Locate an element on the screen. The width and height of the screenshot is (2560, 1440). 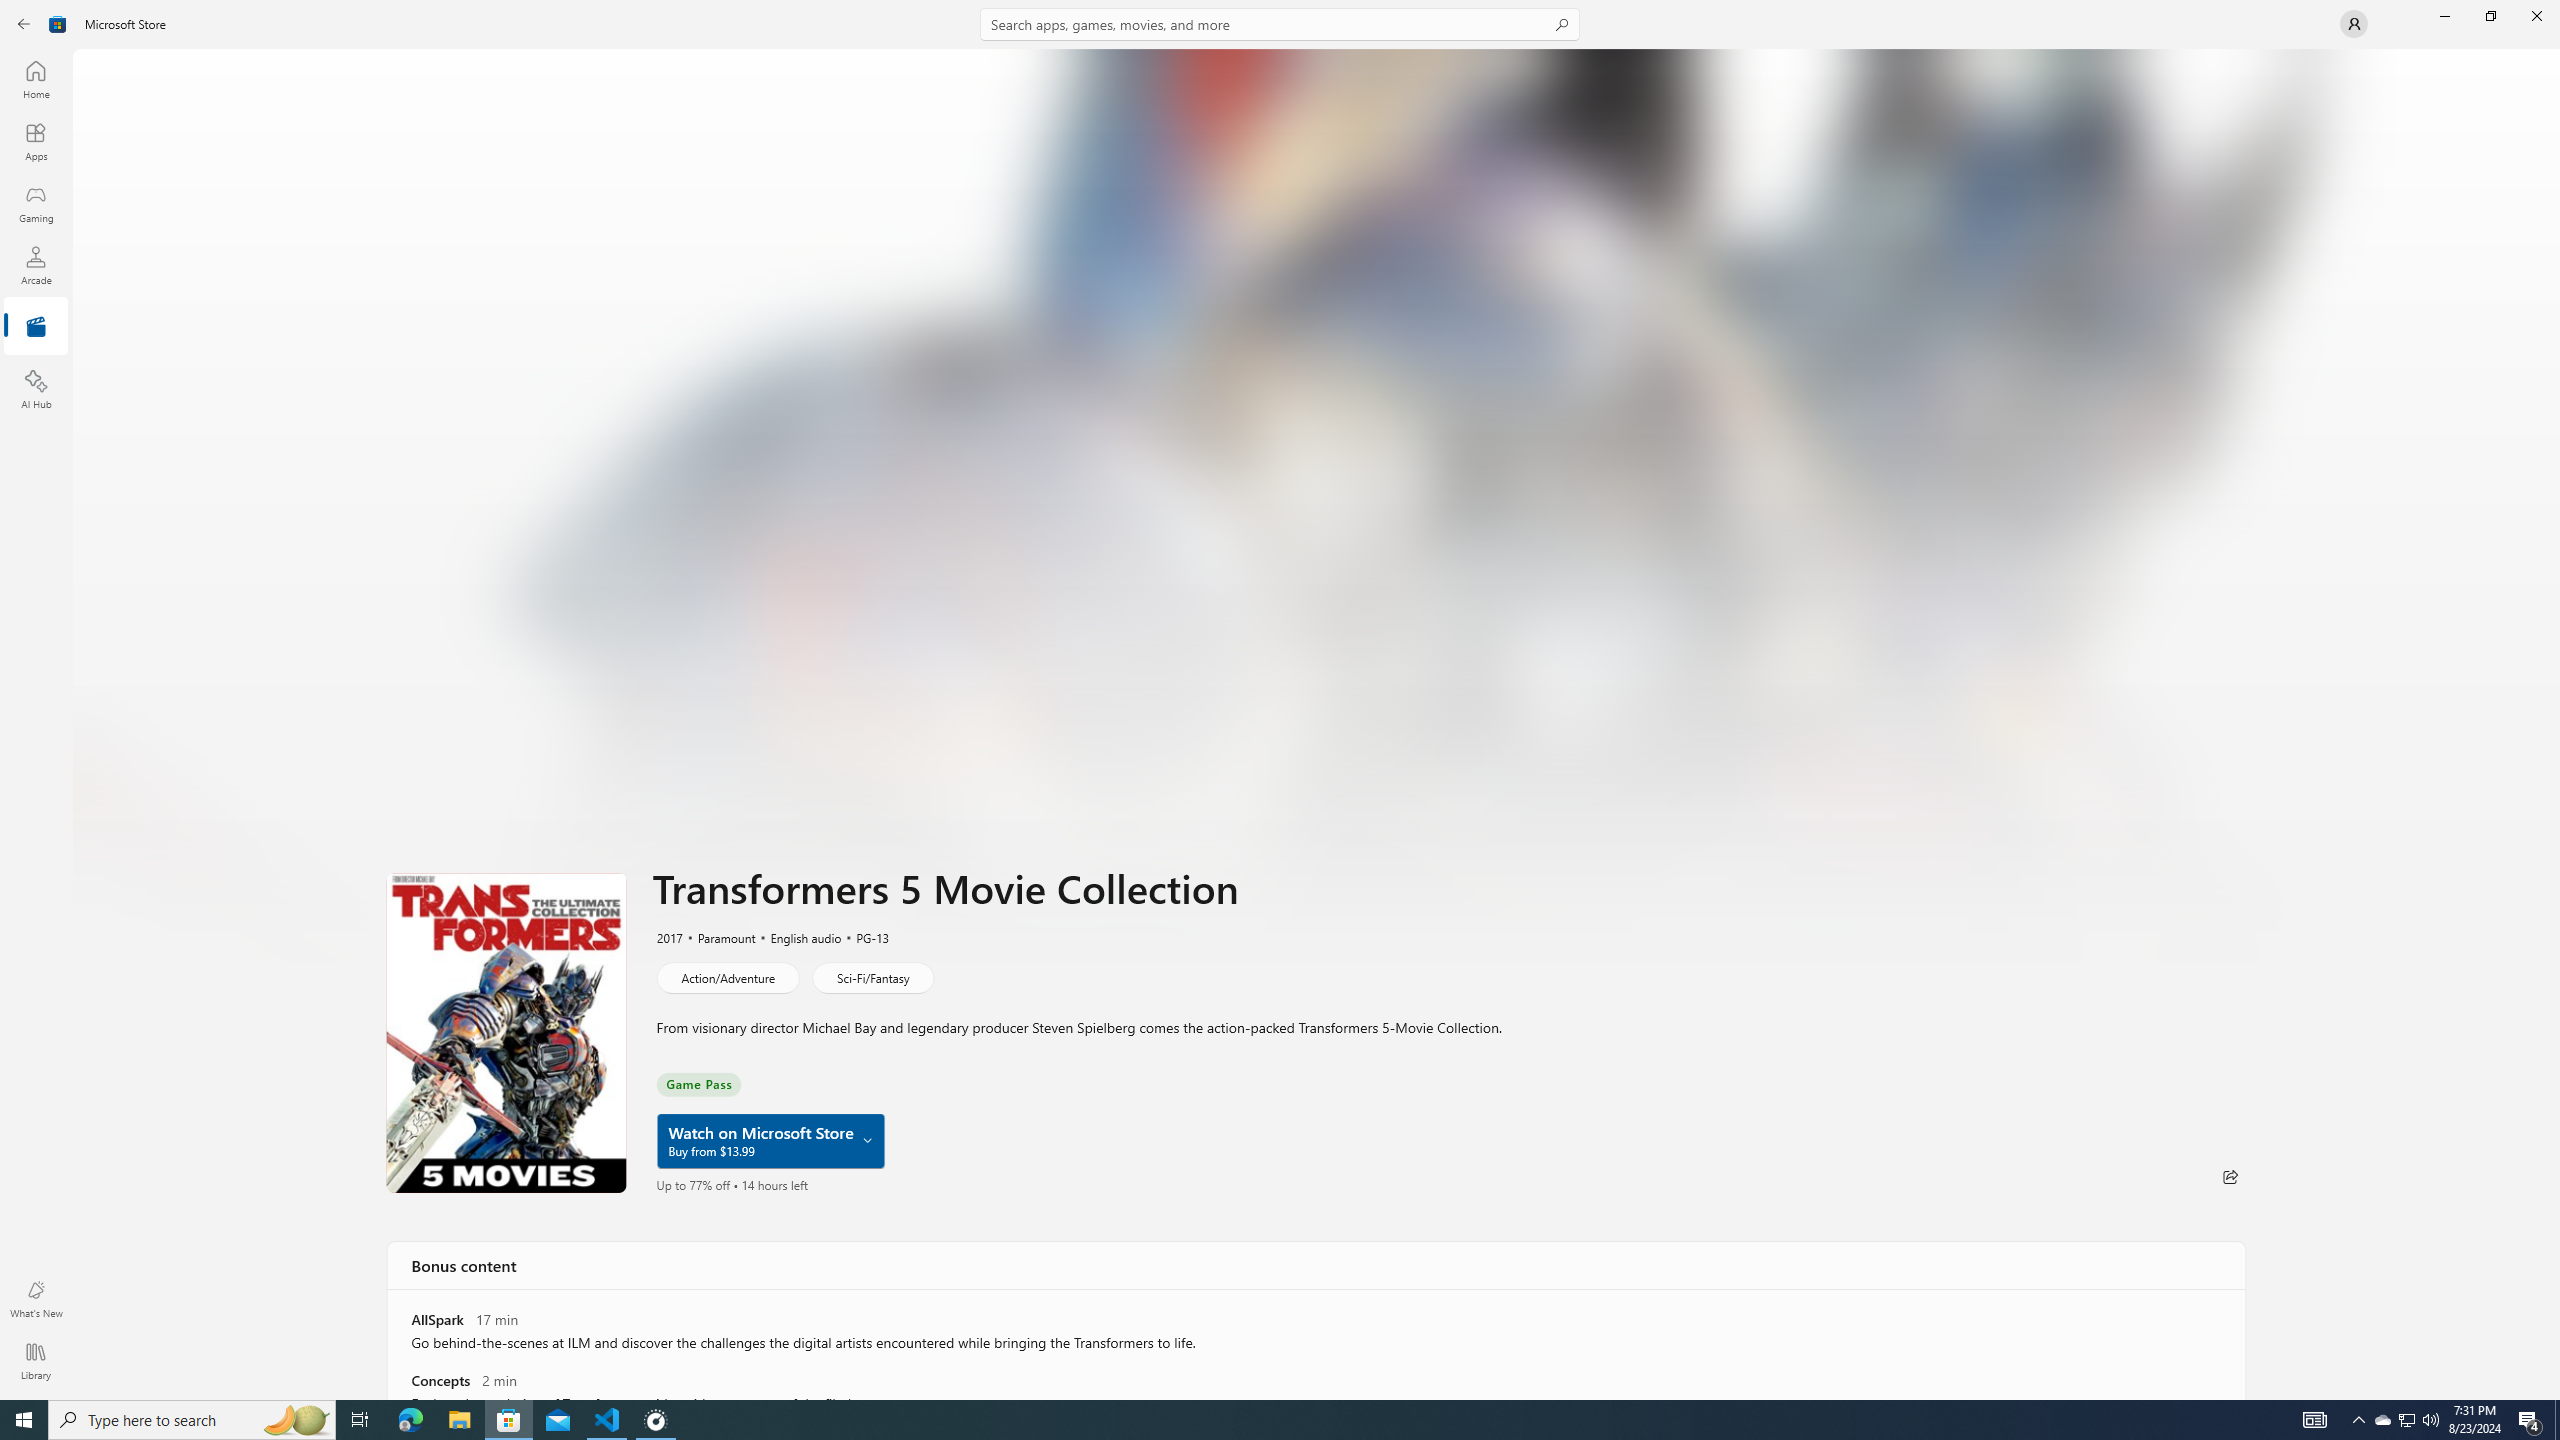
'English audio' is located at coordinates (796, 937).